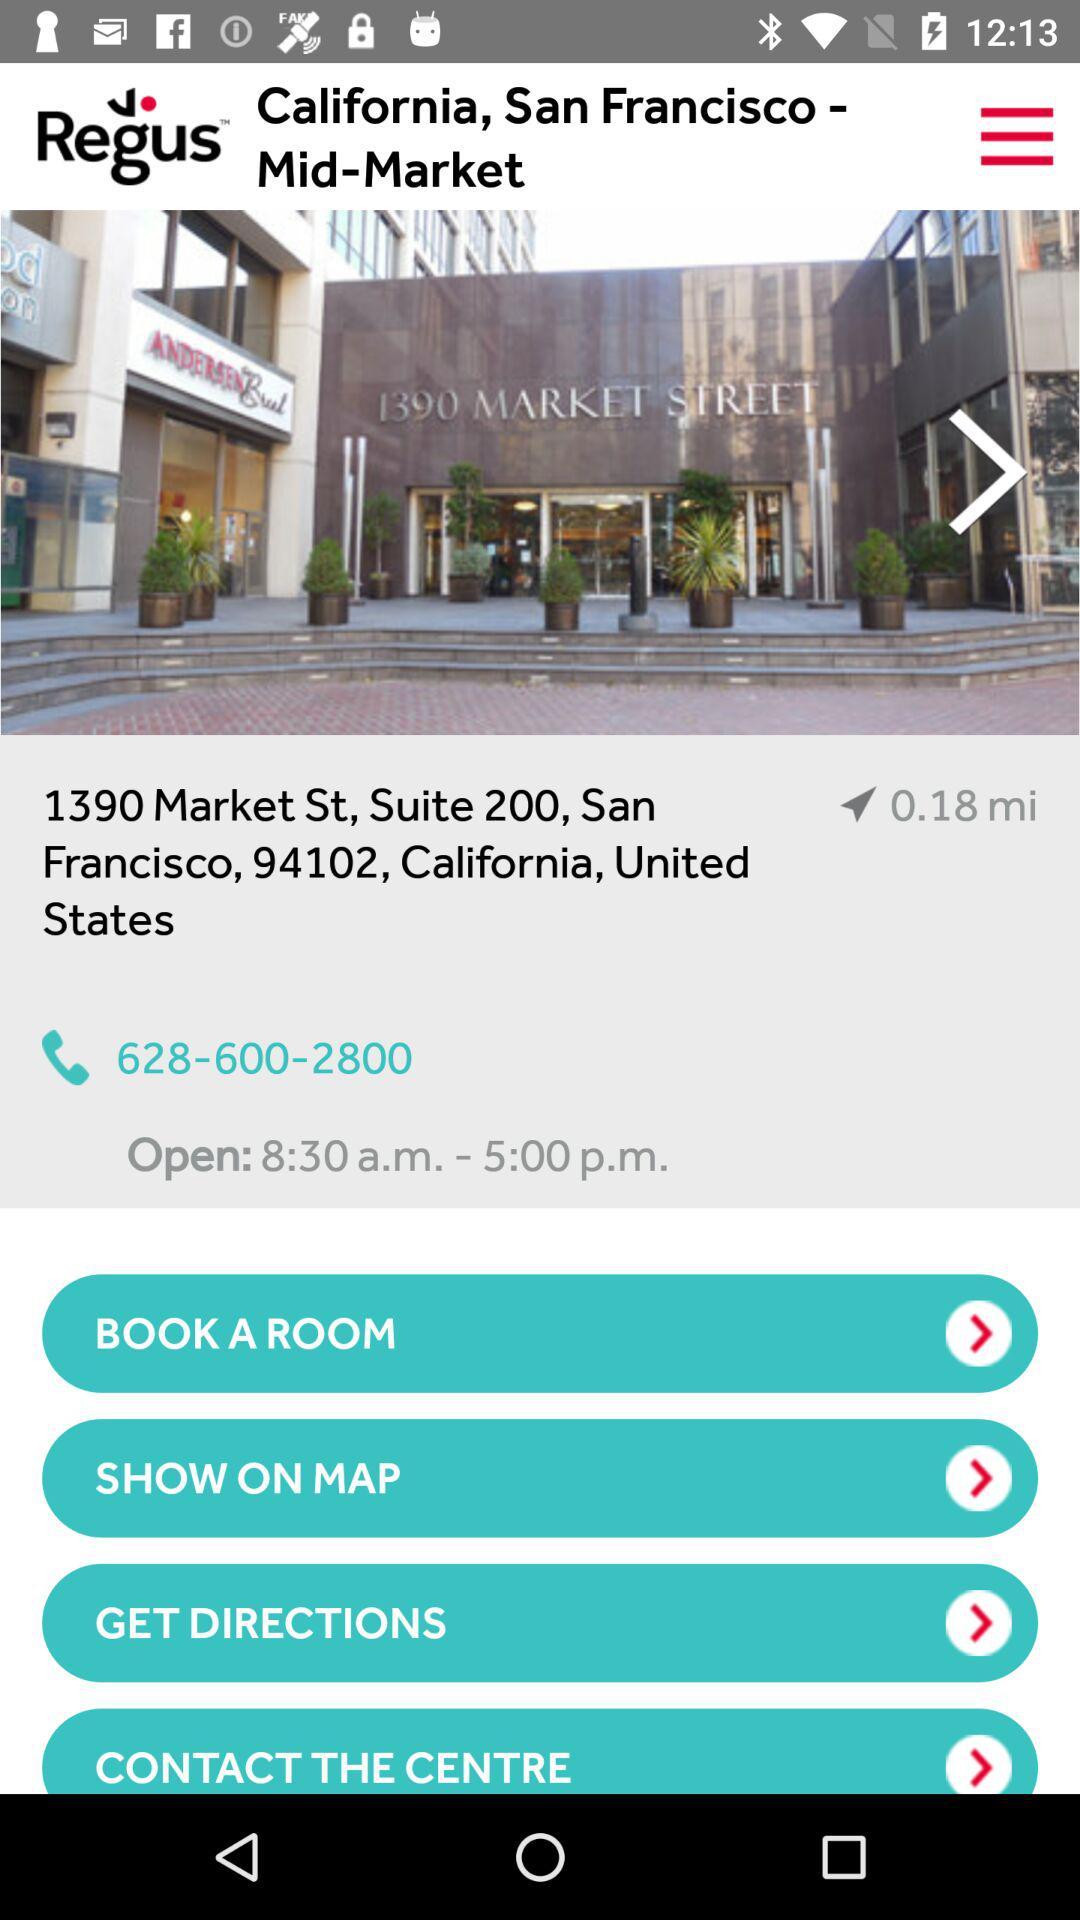 This screenshot has width=1080, height=1920. Describe the element at coordinates (114, 135) in the screenshot. I see `homepage` at that location.